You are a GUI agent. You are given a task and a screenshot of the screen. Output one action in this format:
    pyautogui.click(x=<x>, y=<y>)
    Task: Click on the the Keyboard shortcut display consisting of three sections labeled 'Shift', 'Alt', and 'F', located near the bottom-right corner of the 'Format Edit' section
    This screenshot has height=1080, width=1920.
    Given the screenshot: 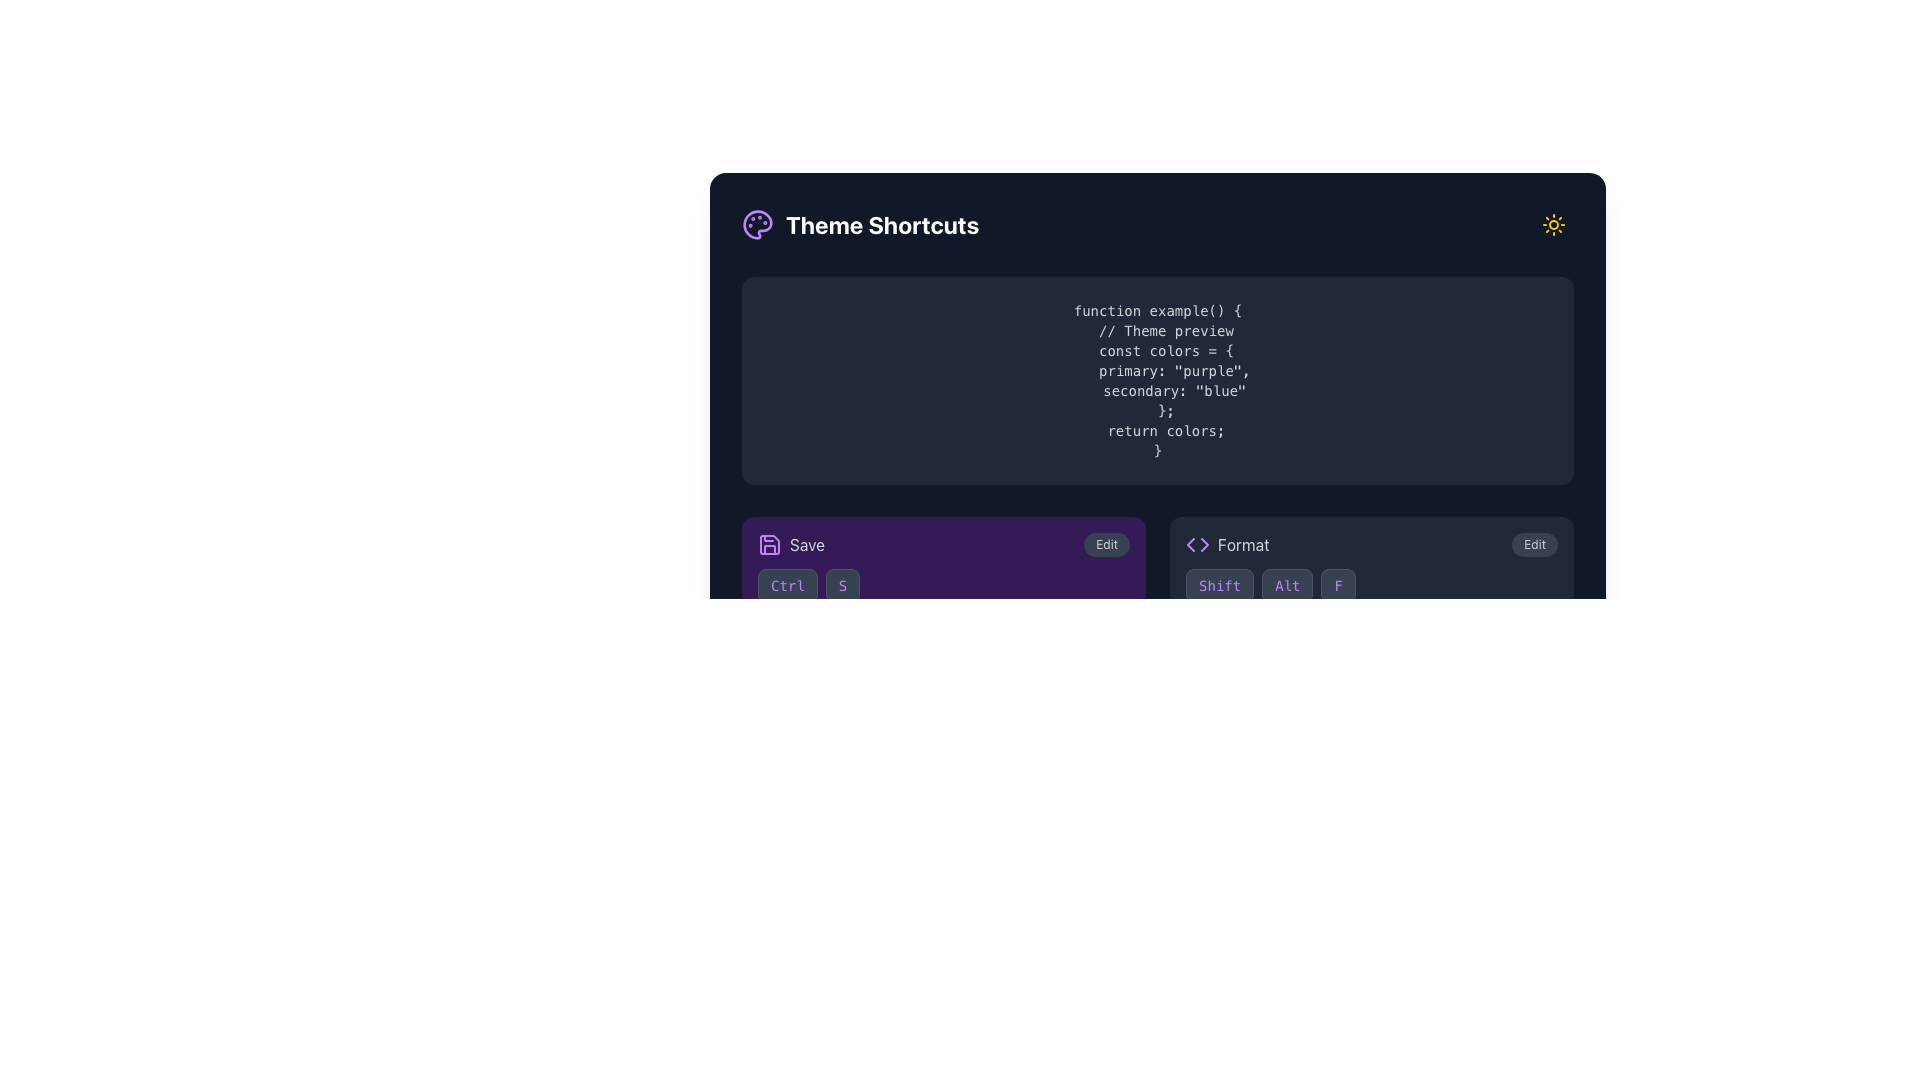 What is the action you would take?
    pyautogui.click(x=1371, y=585)
    